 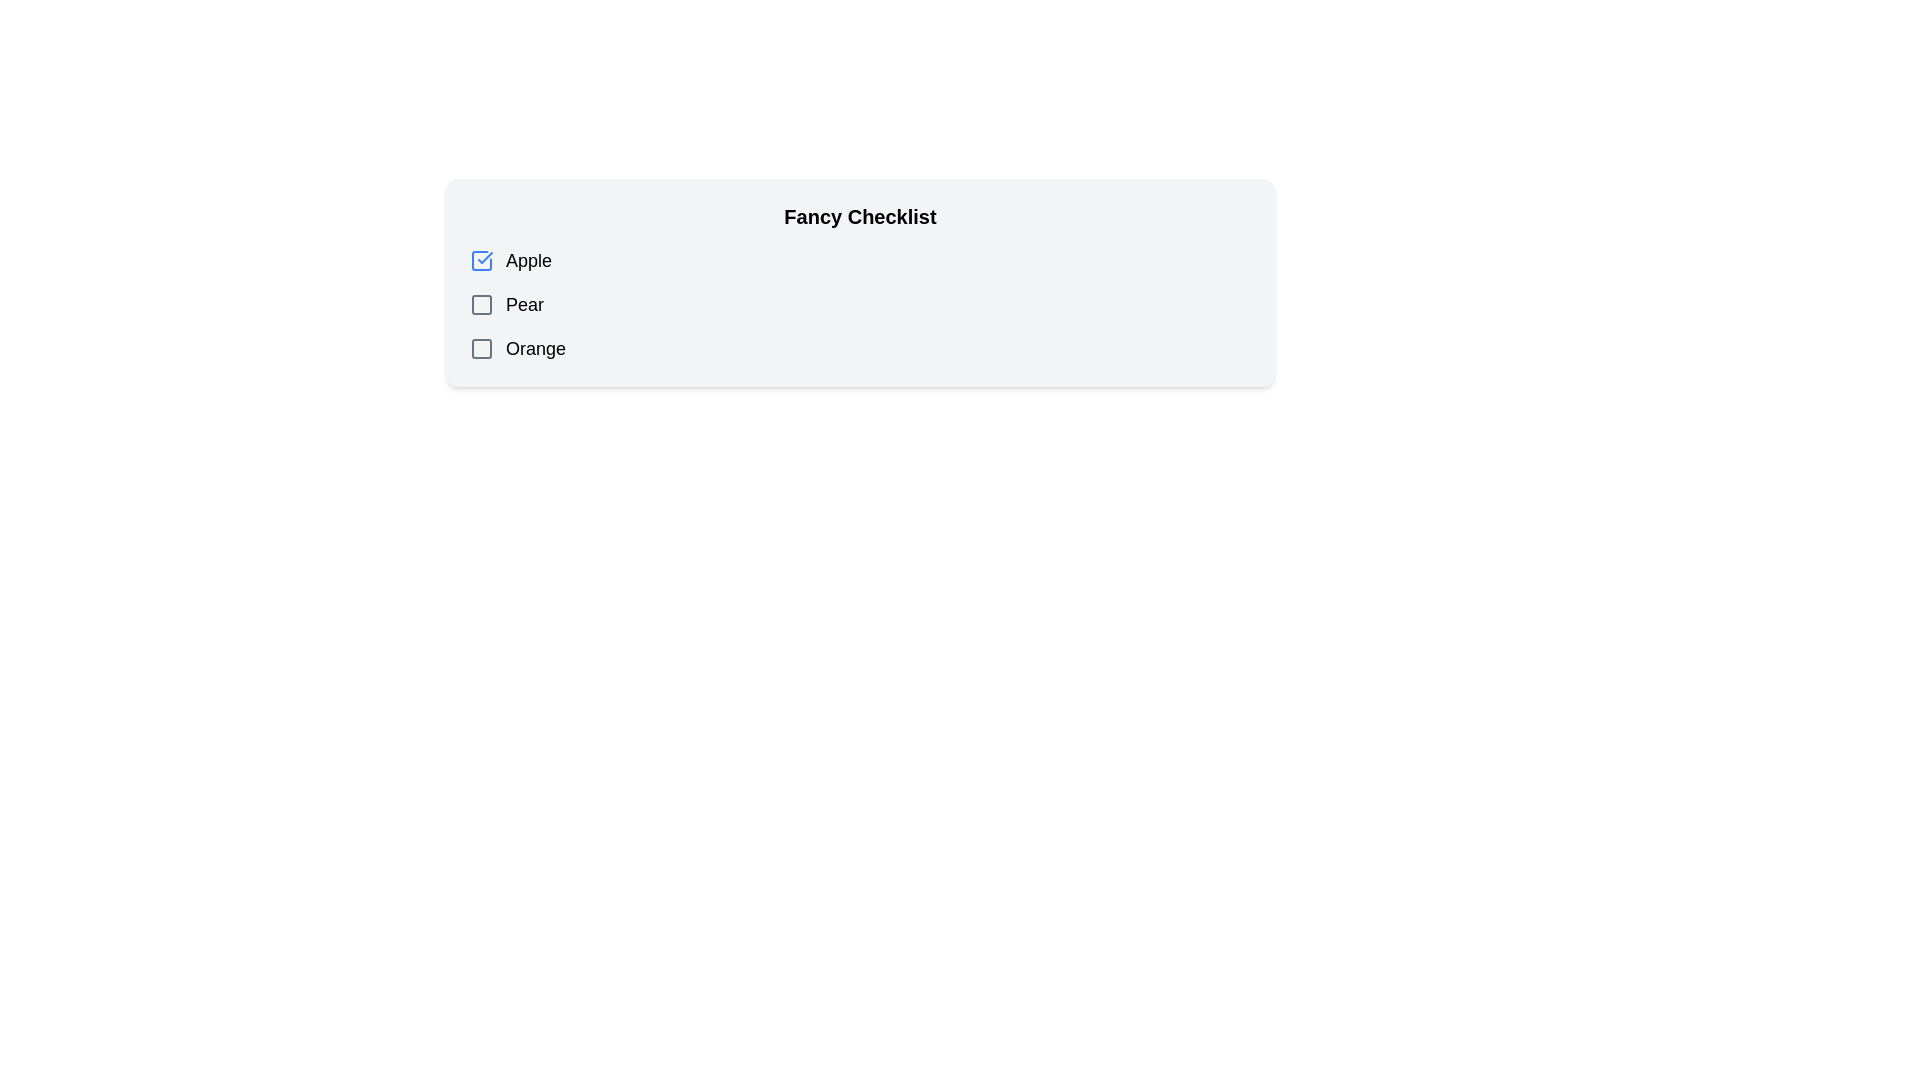 What do you see at coordinates (481, 347) in the screenshot?
I see `the square representing the state of the list item 'Orange' in the checklist, which is located in the last row adjacent to the label 'Orange'` at bounding box center [481, 347].